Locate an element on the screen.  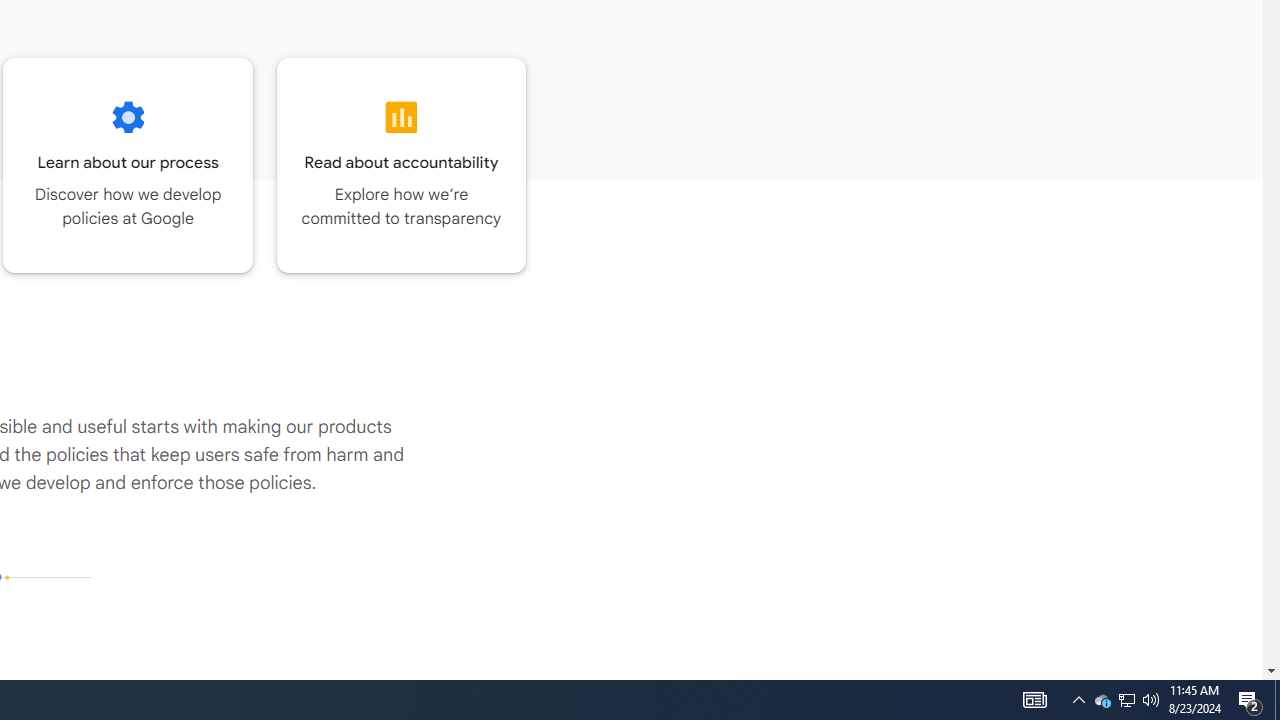
'Go to the Our process page' is located at coordinates (127, 164).